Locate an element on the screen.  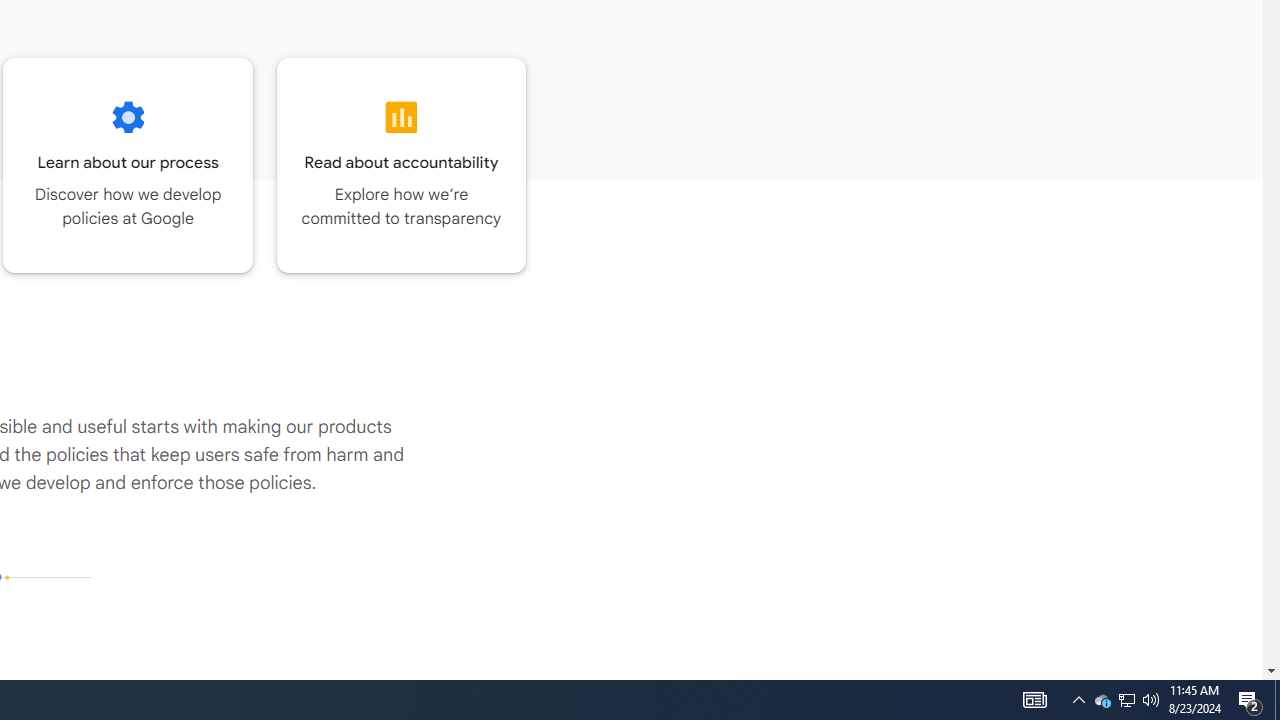
'Go to the Our process page' is located at coordinates (127, 164).